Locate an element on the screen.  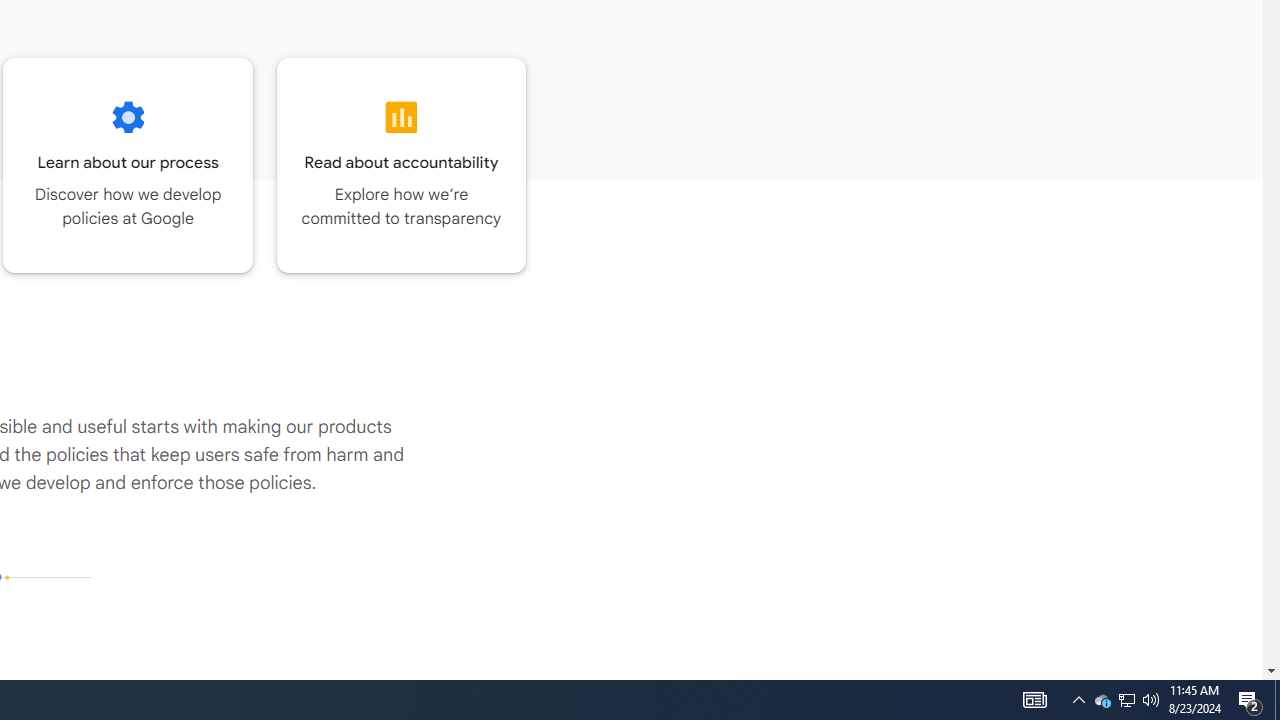
'Go to the Our process page' is located at coordinates (127, 164).